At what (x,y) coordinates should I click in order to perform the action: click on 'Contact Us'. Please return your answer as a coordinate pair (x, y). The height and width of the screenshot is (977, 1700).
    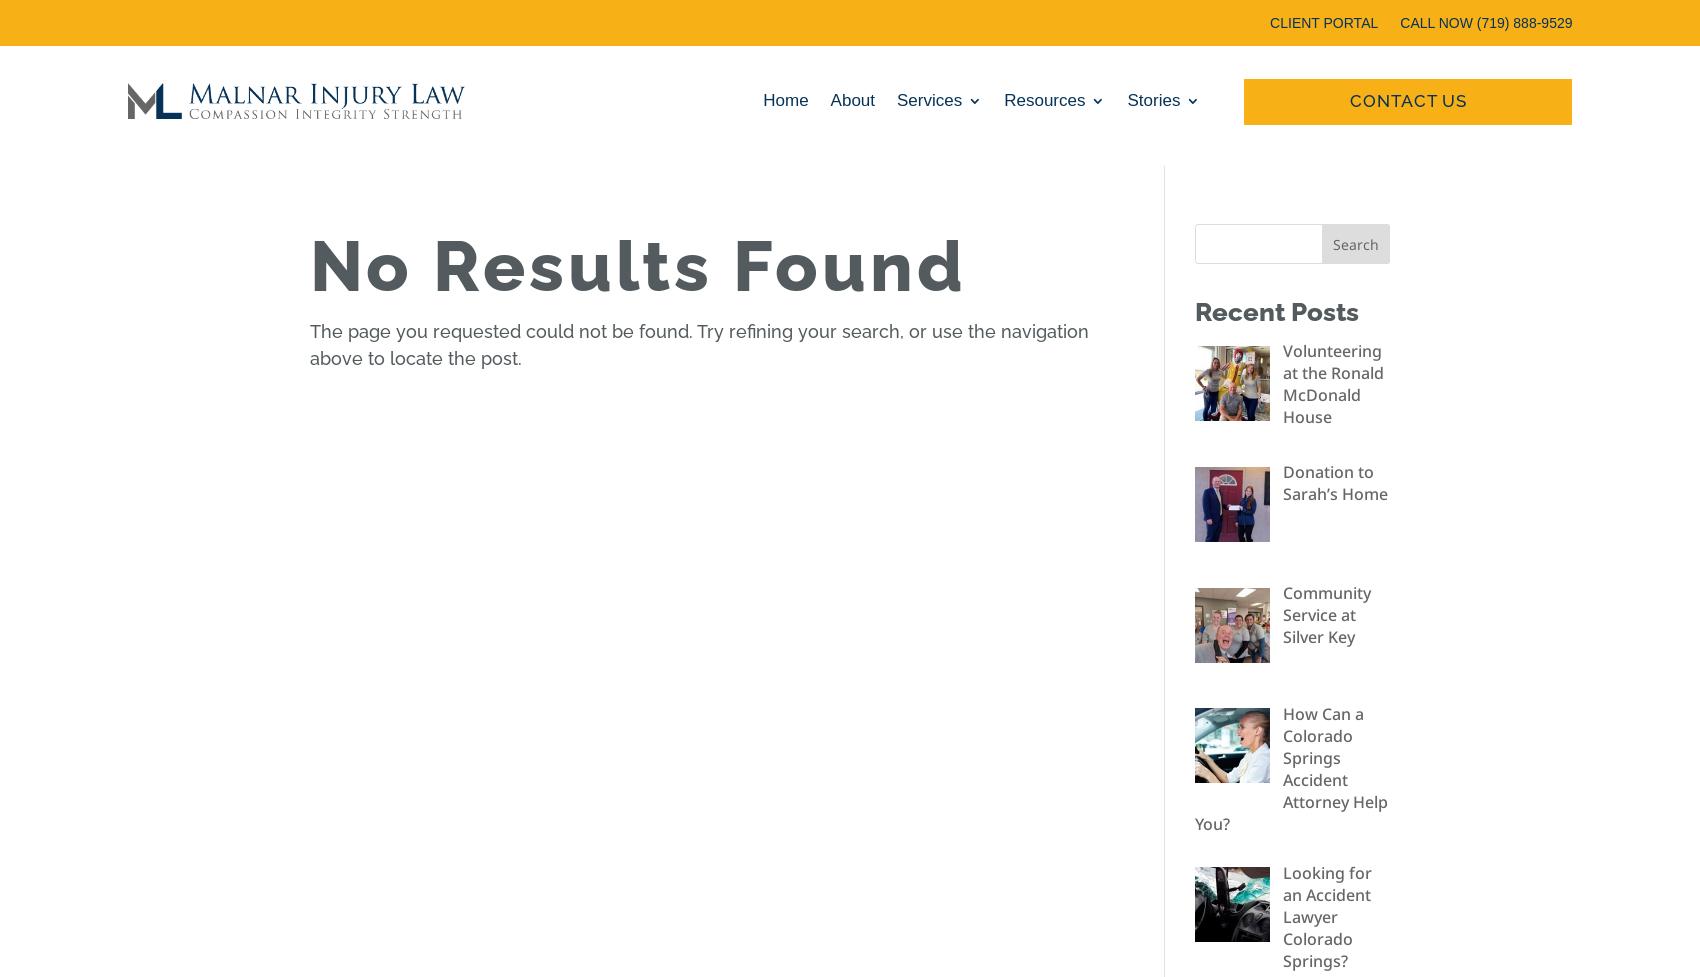
    Looking at the image, I should click on (1406, 106).